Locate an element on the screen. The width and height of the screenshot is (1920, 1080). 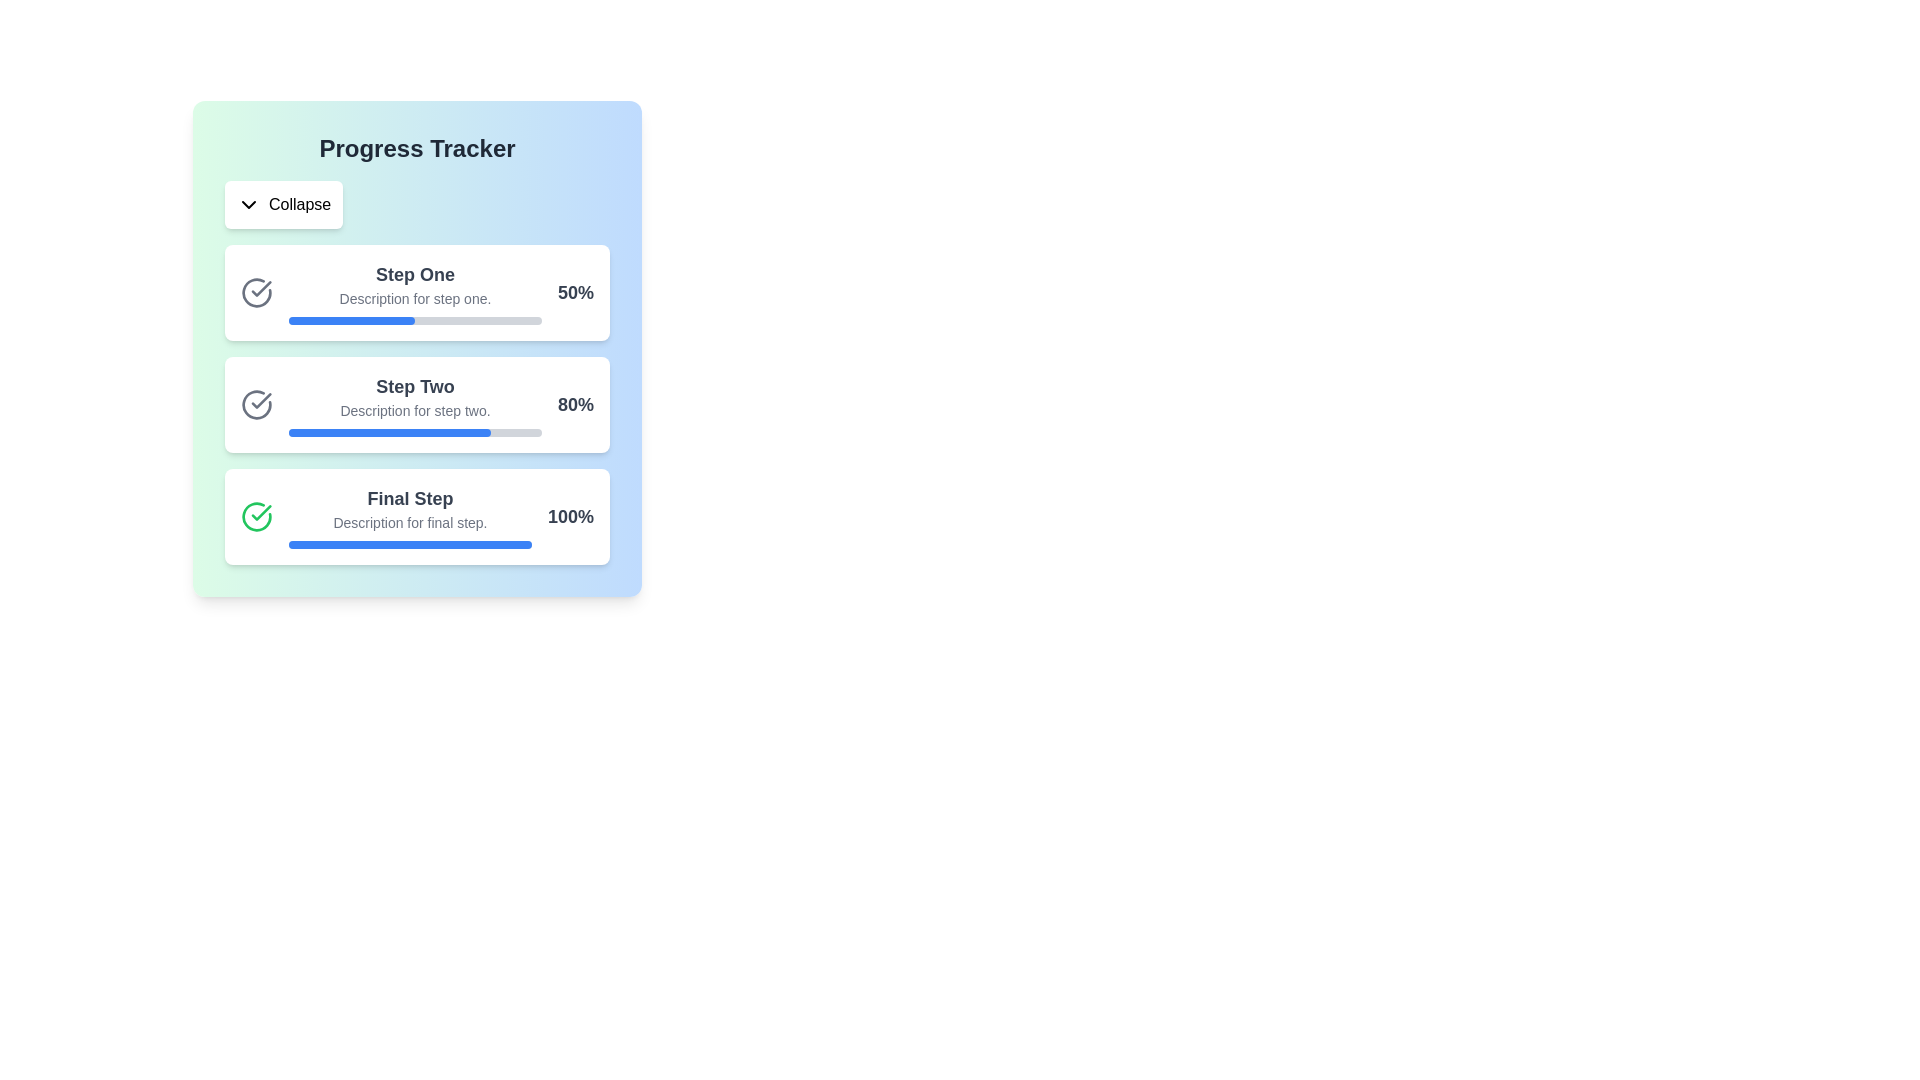
the progress bar segment indicating 50% completion for 'Step One' in the progress tracking interface, located beneath the 'Description for step one.' text is located at coordinates (352, 319).